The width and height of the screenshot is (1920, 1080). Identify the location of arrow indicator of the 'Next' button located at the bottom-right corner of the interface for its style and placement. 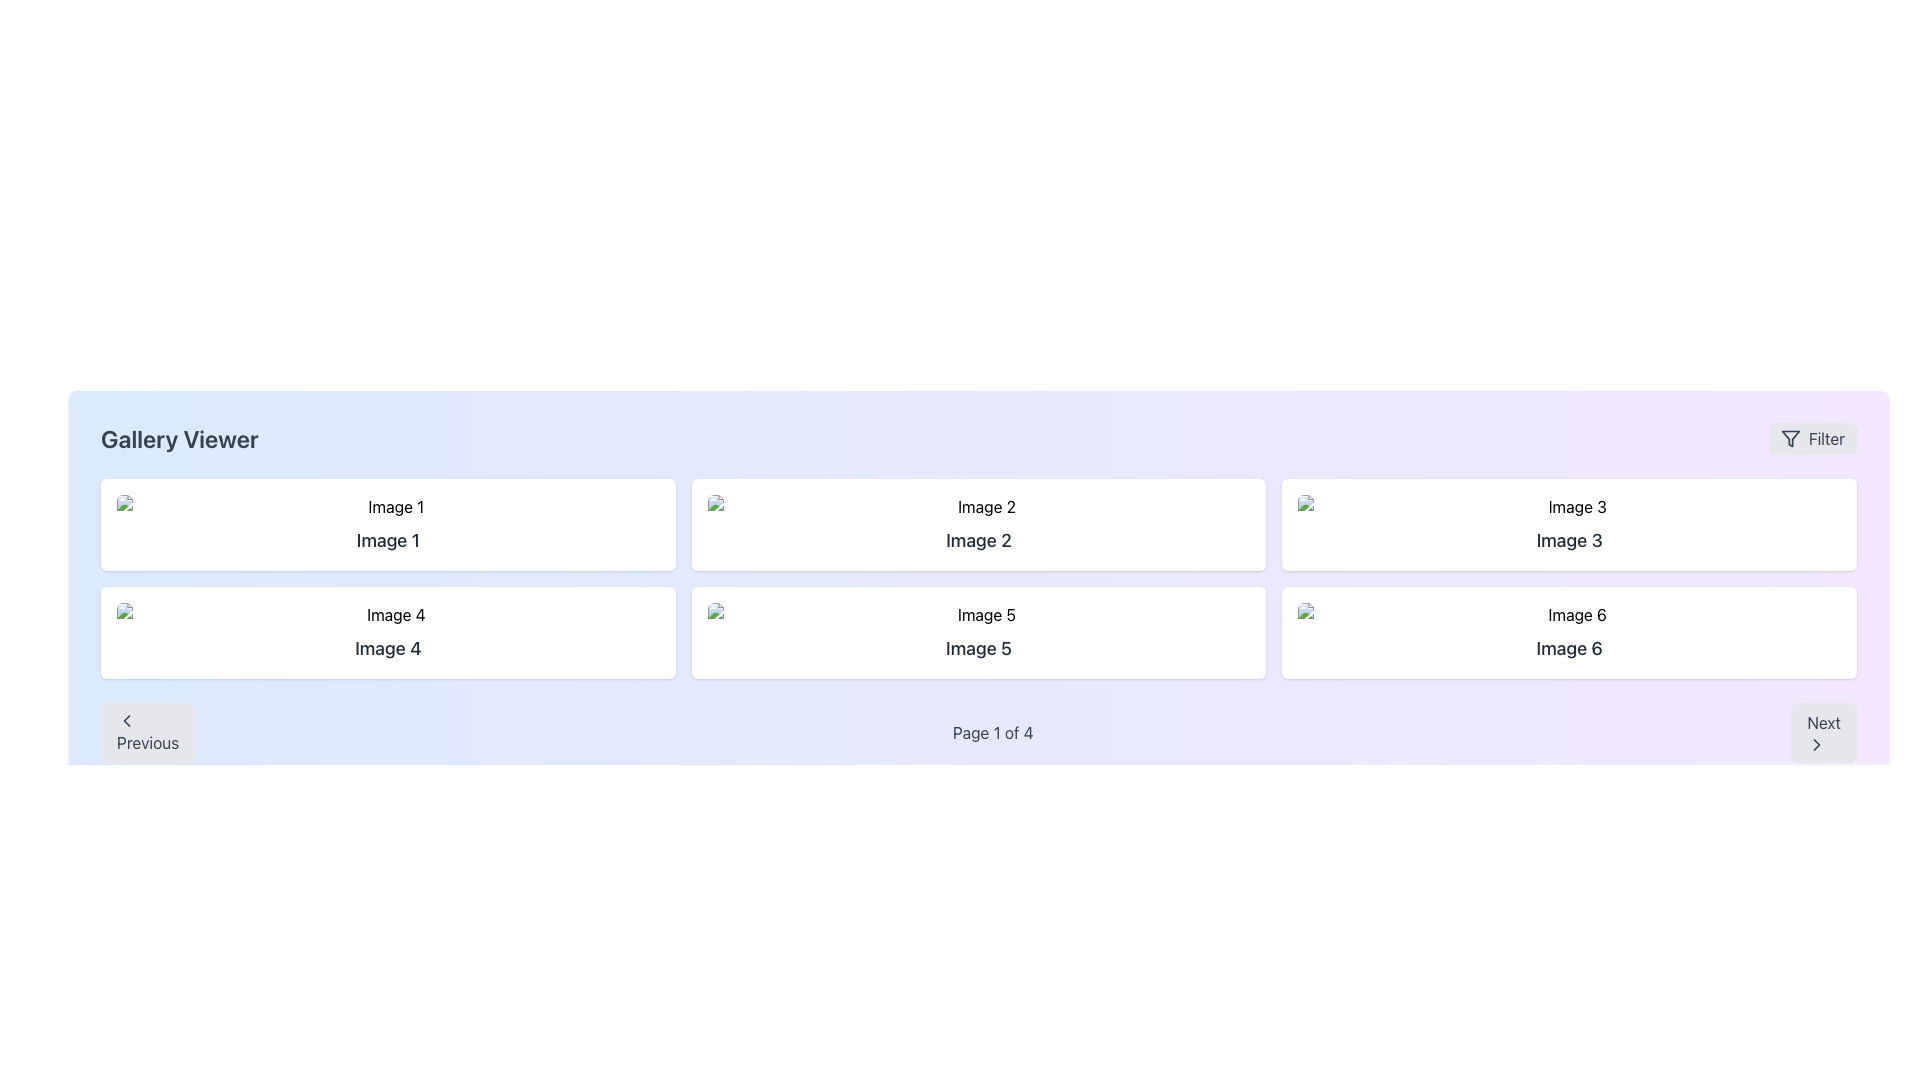
(1817, 744).